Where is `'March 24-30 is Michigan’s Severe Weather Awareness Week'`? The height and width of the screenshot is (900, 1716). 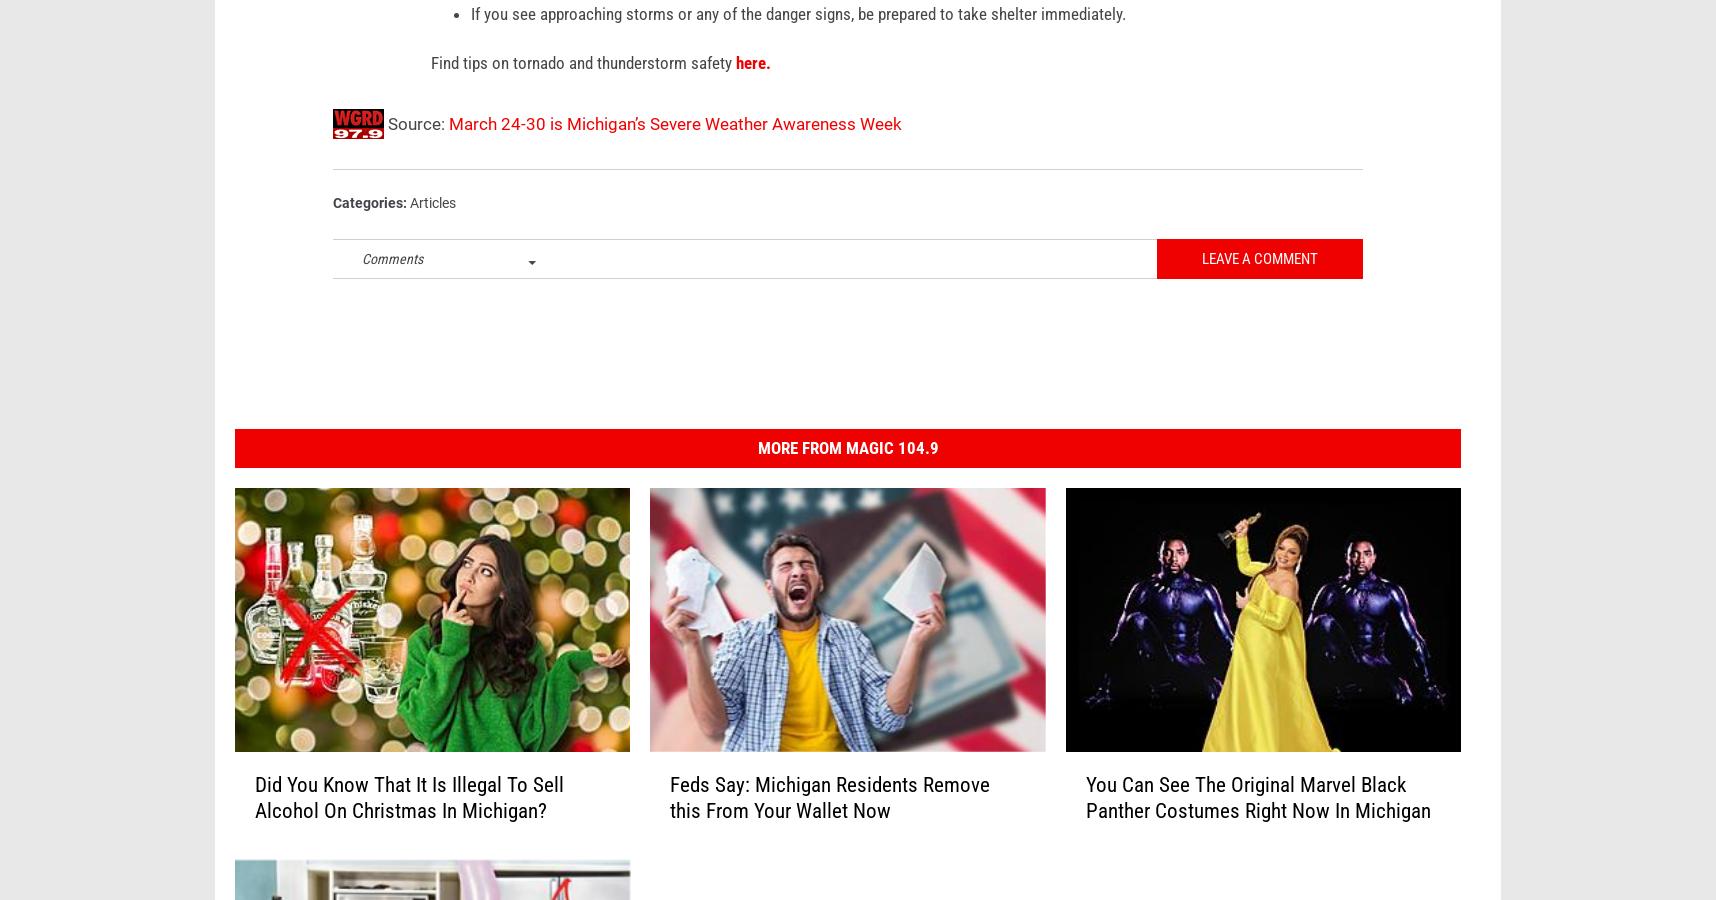 'March 24-30 is Michigan’s Severe Weather Awareness Week' is located at coordinates (674, 154).